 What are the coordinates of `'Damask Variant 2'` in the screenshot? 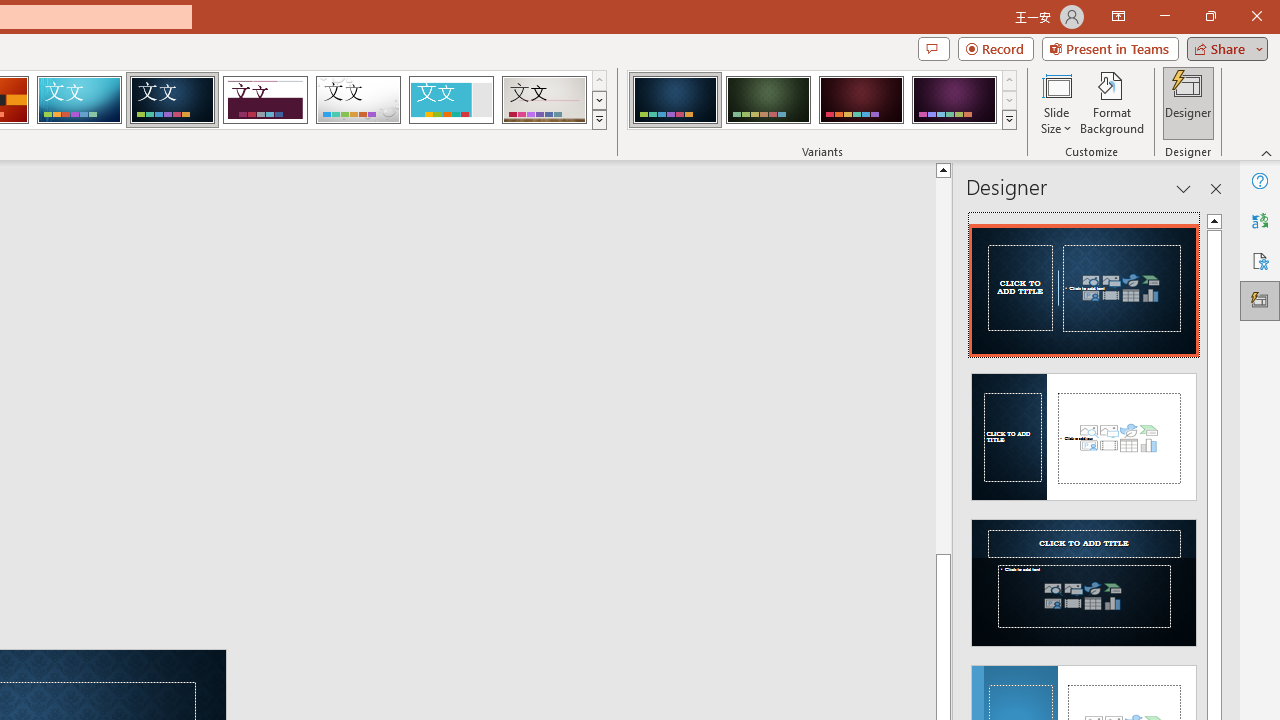 It's located at (767, 100).